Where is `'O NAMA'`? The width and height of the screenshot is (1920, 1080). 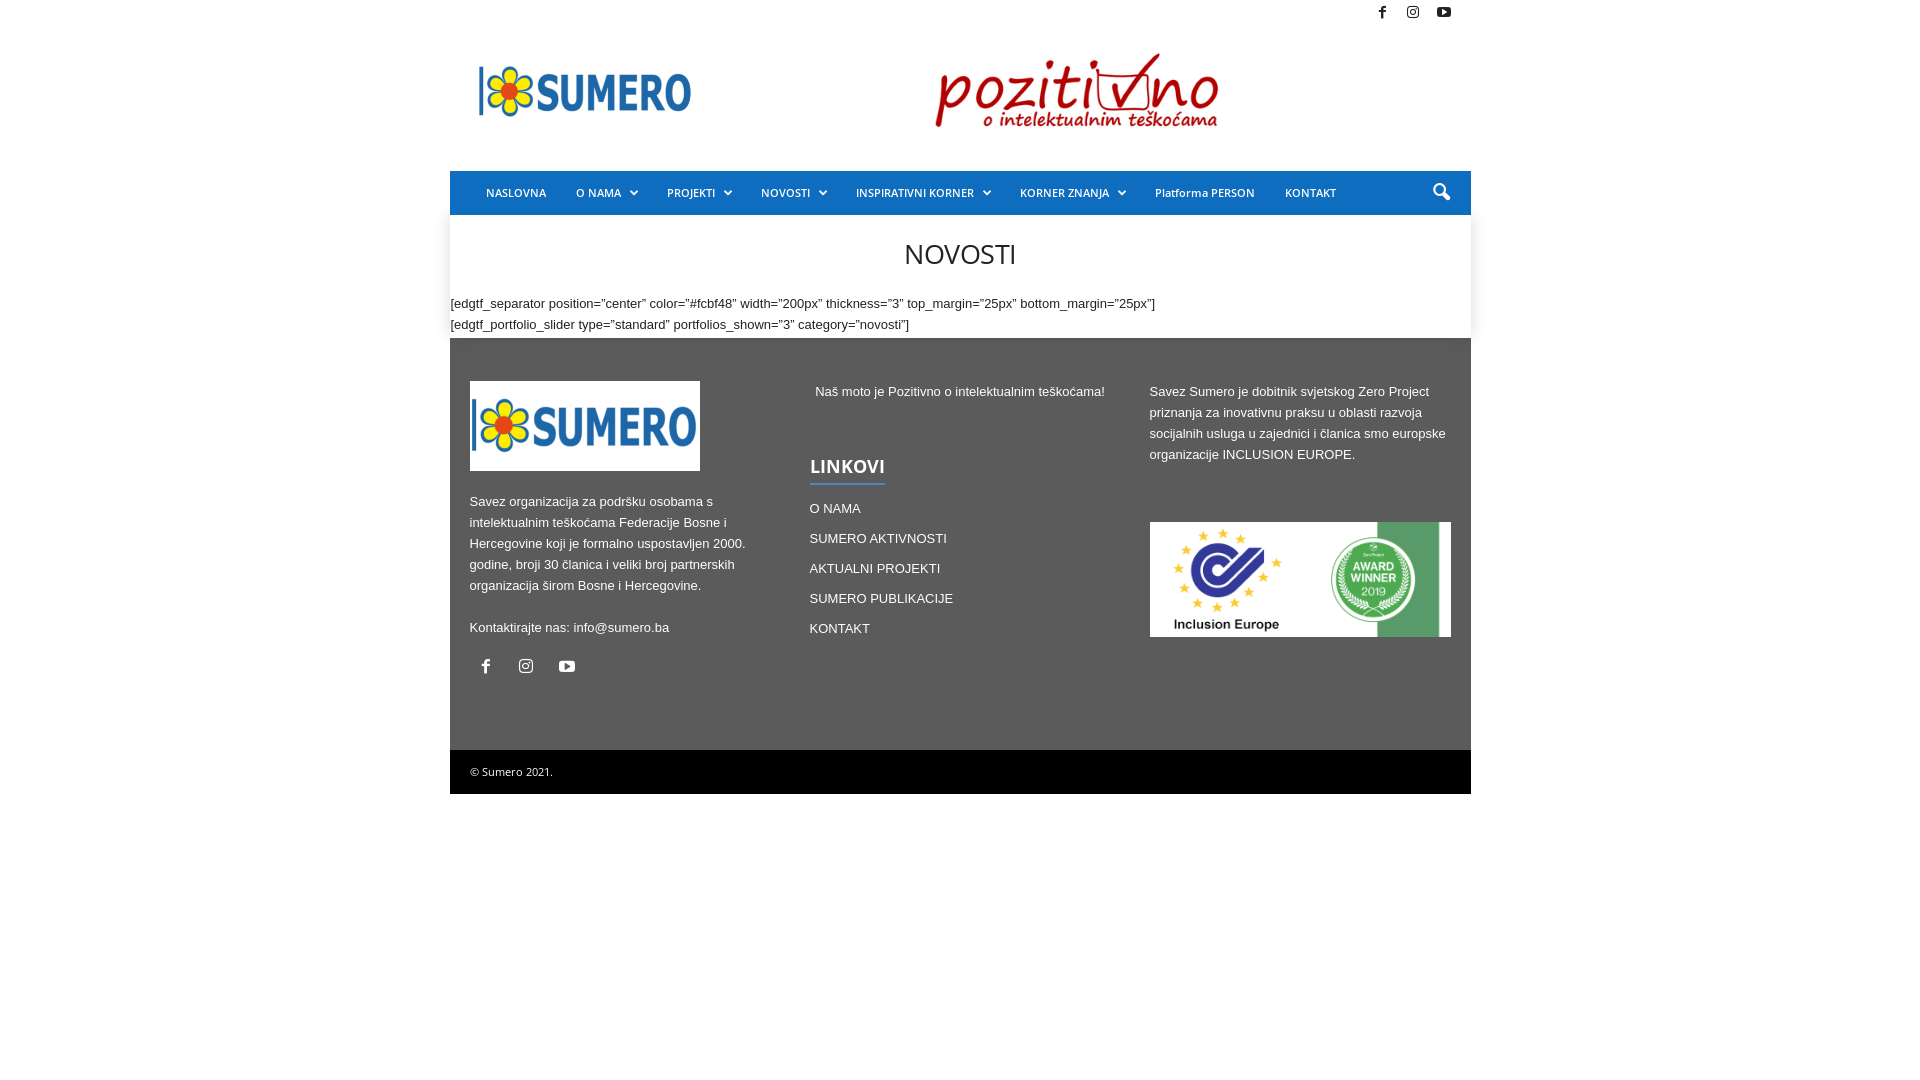
'O NAMA' is located at coordinates (604, 192).